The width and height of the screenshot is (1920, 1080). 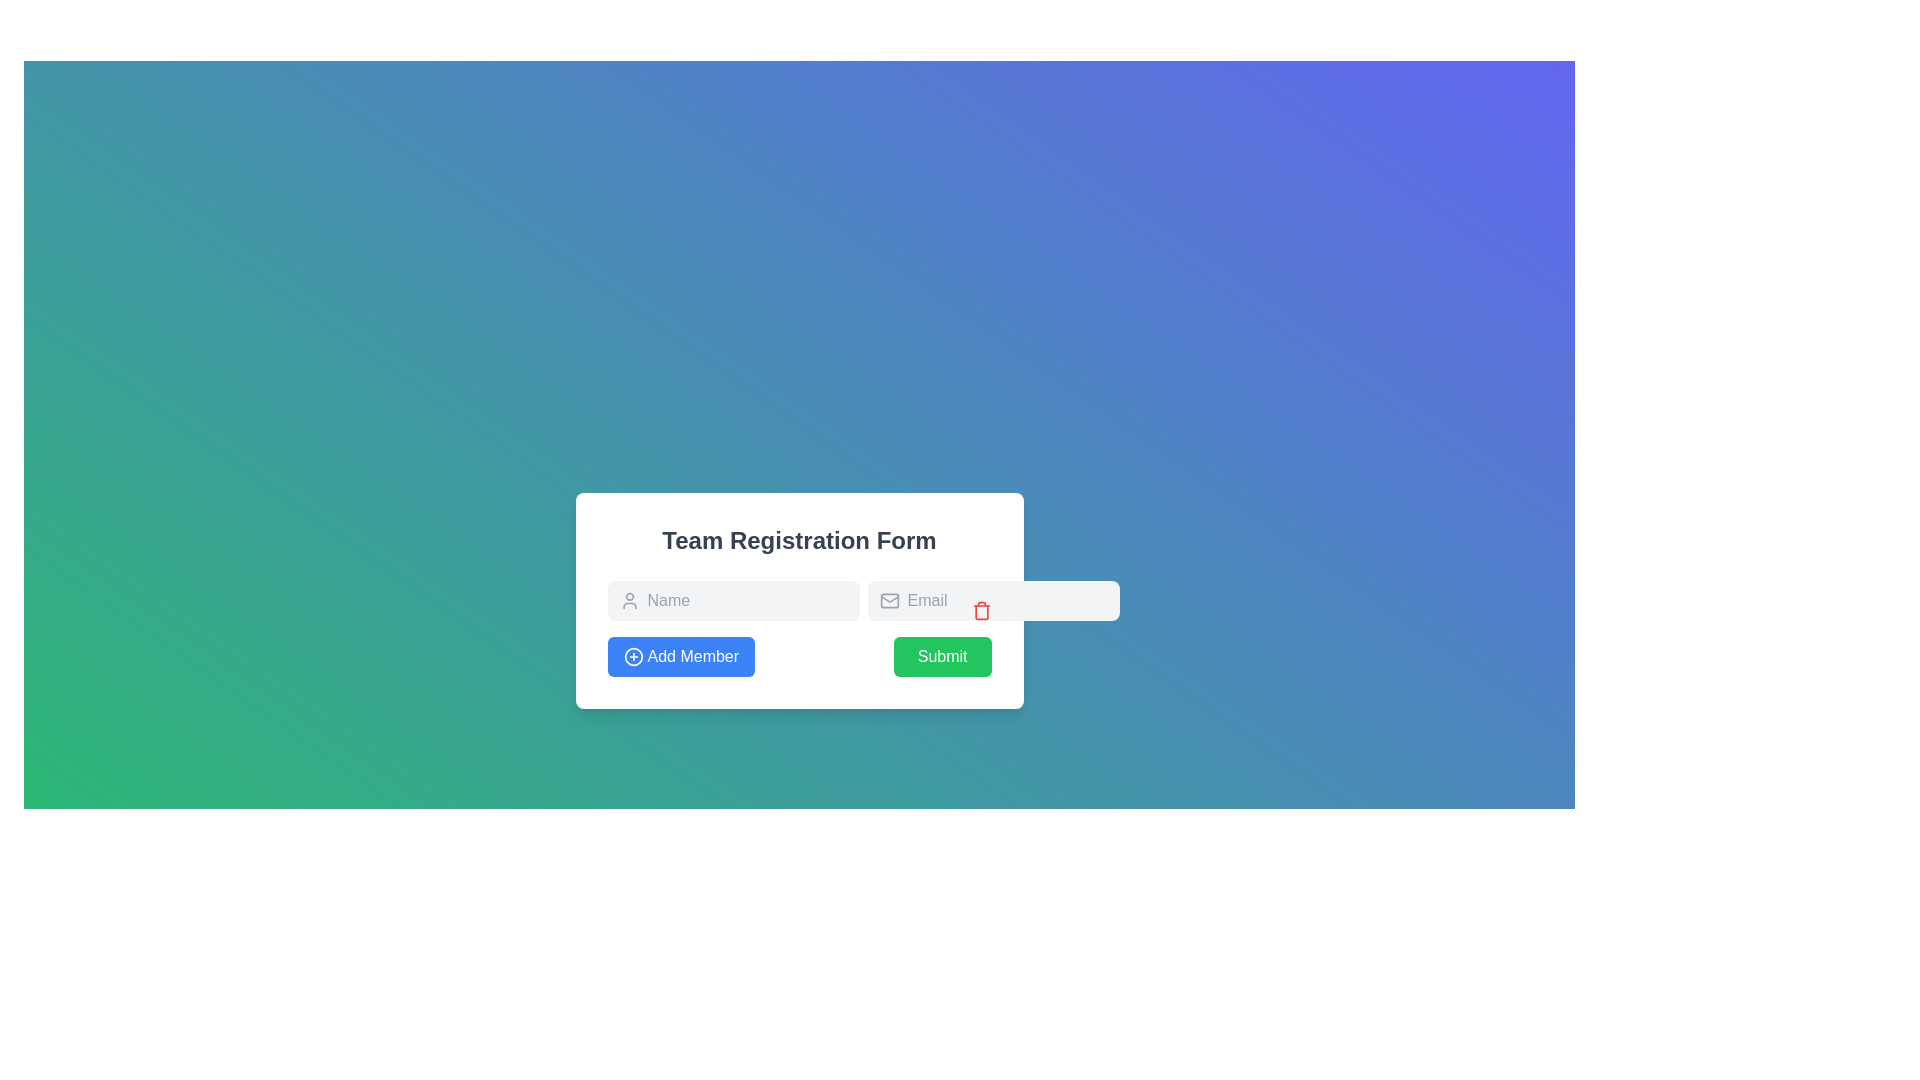 What do you see at coordinates (888, 600) in the screenshot?
I see `the email icon located to the left of the email input field, which serves as a visual indicator for email addresses` at bounding box center [888, 600].